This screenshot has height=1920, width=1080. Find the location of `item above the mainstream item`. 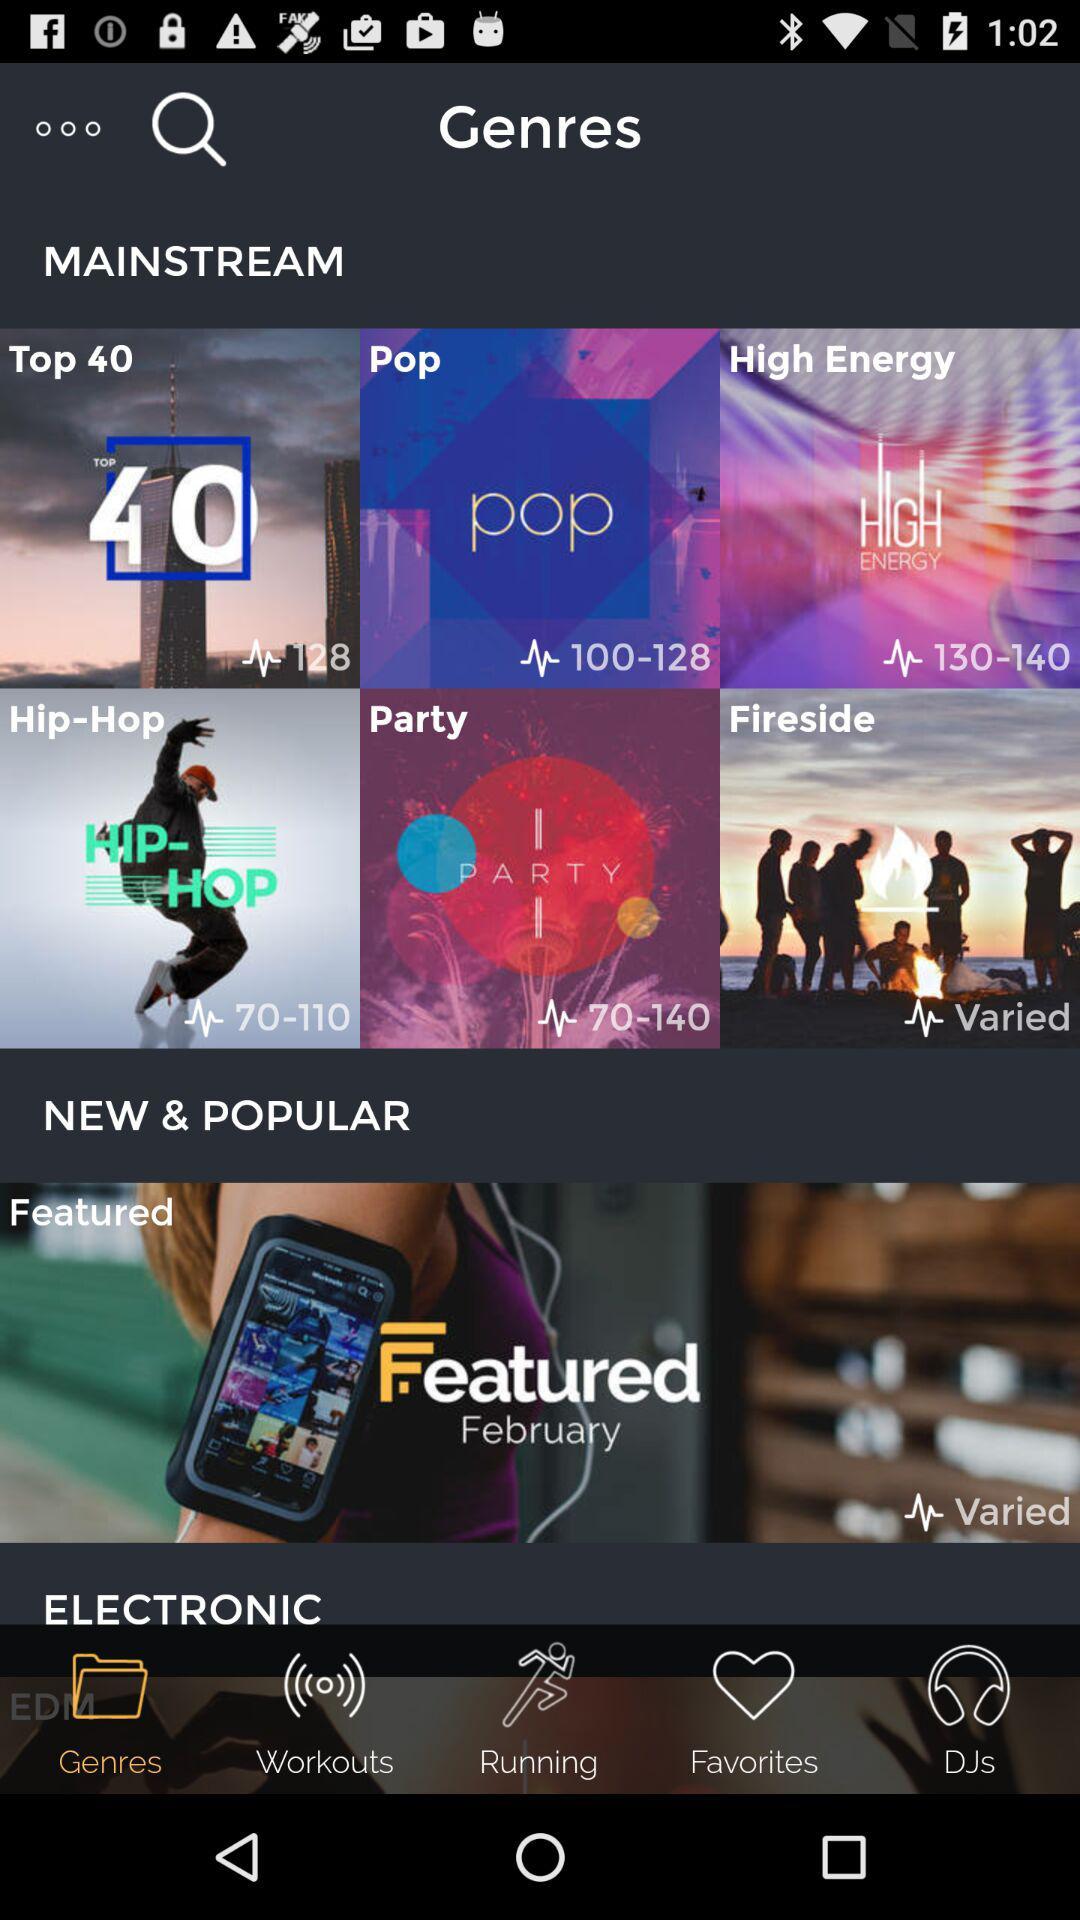

item above the mainstream item is located at coordinates (188, 127).